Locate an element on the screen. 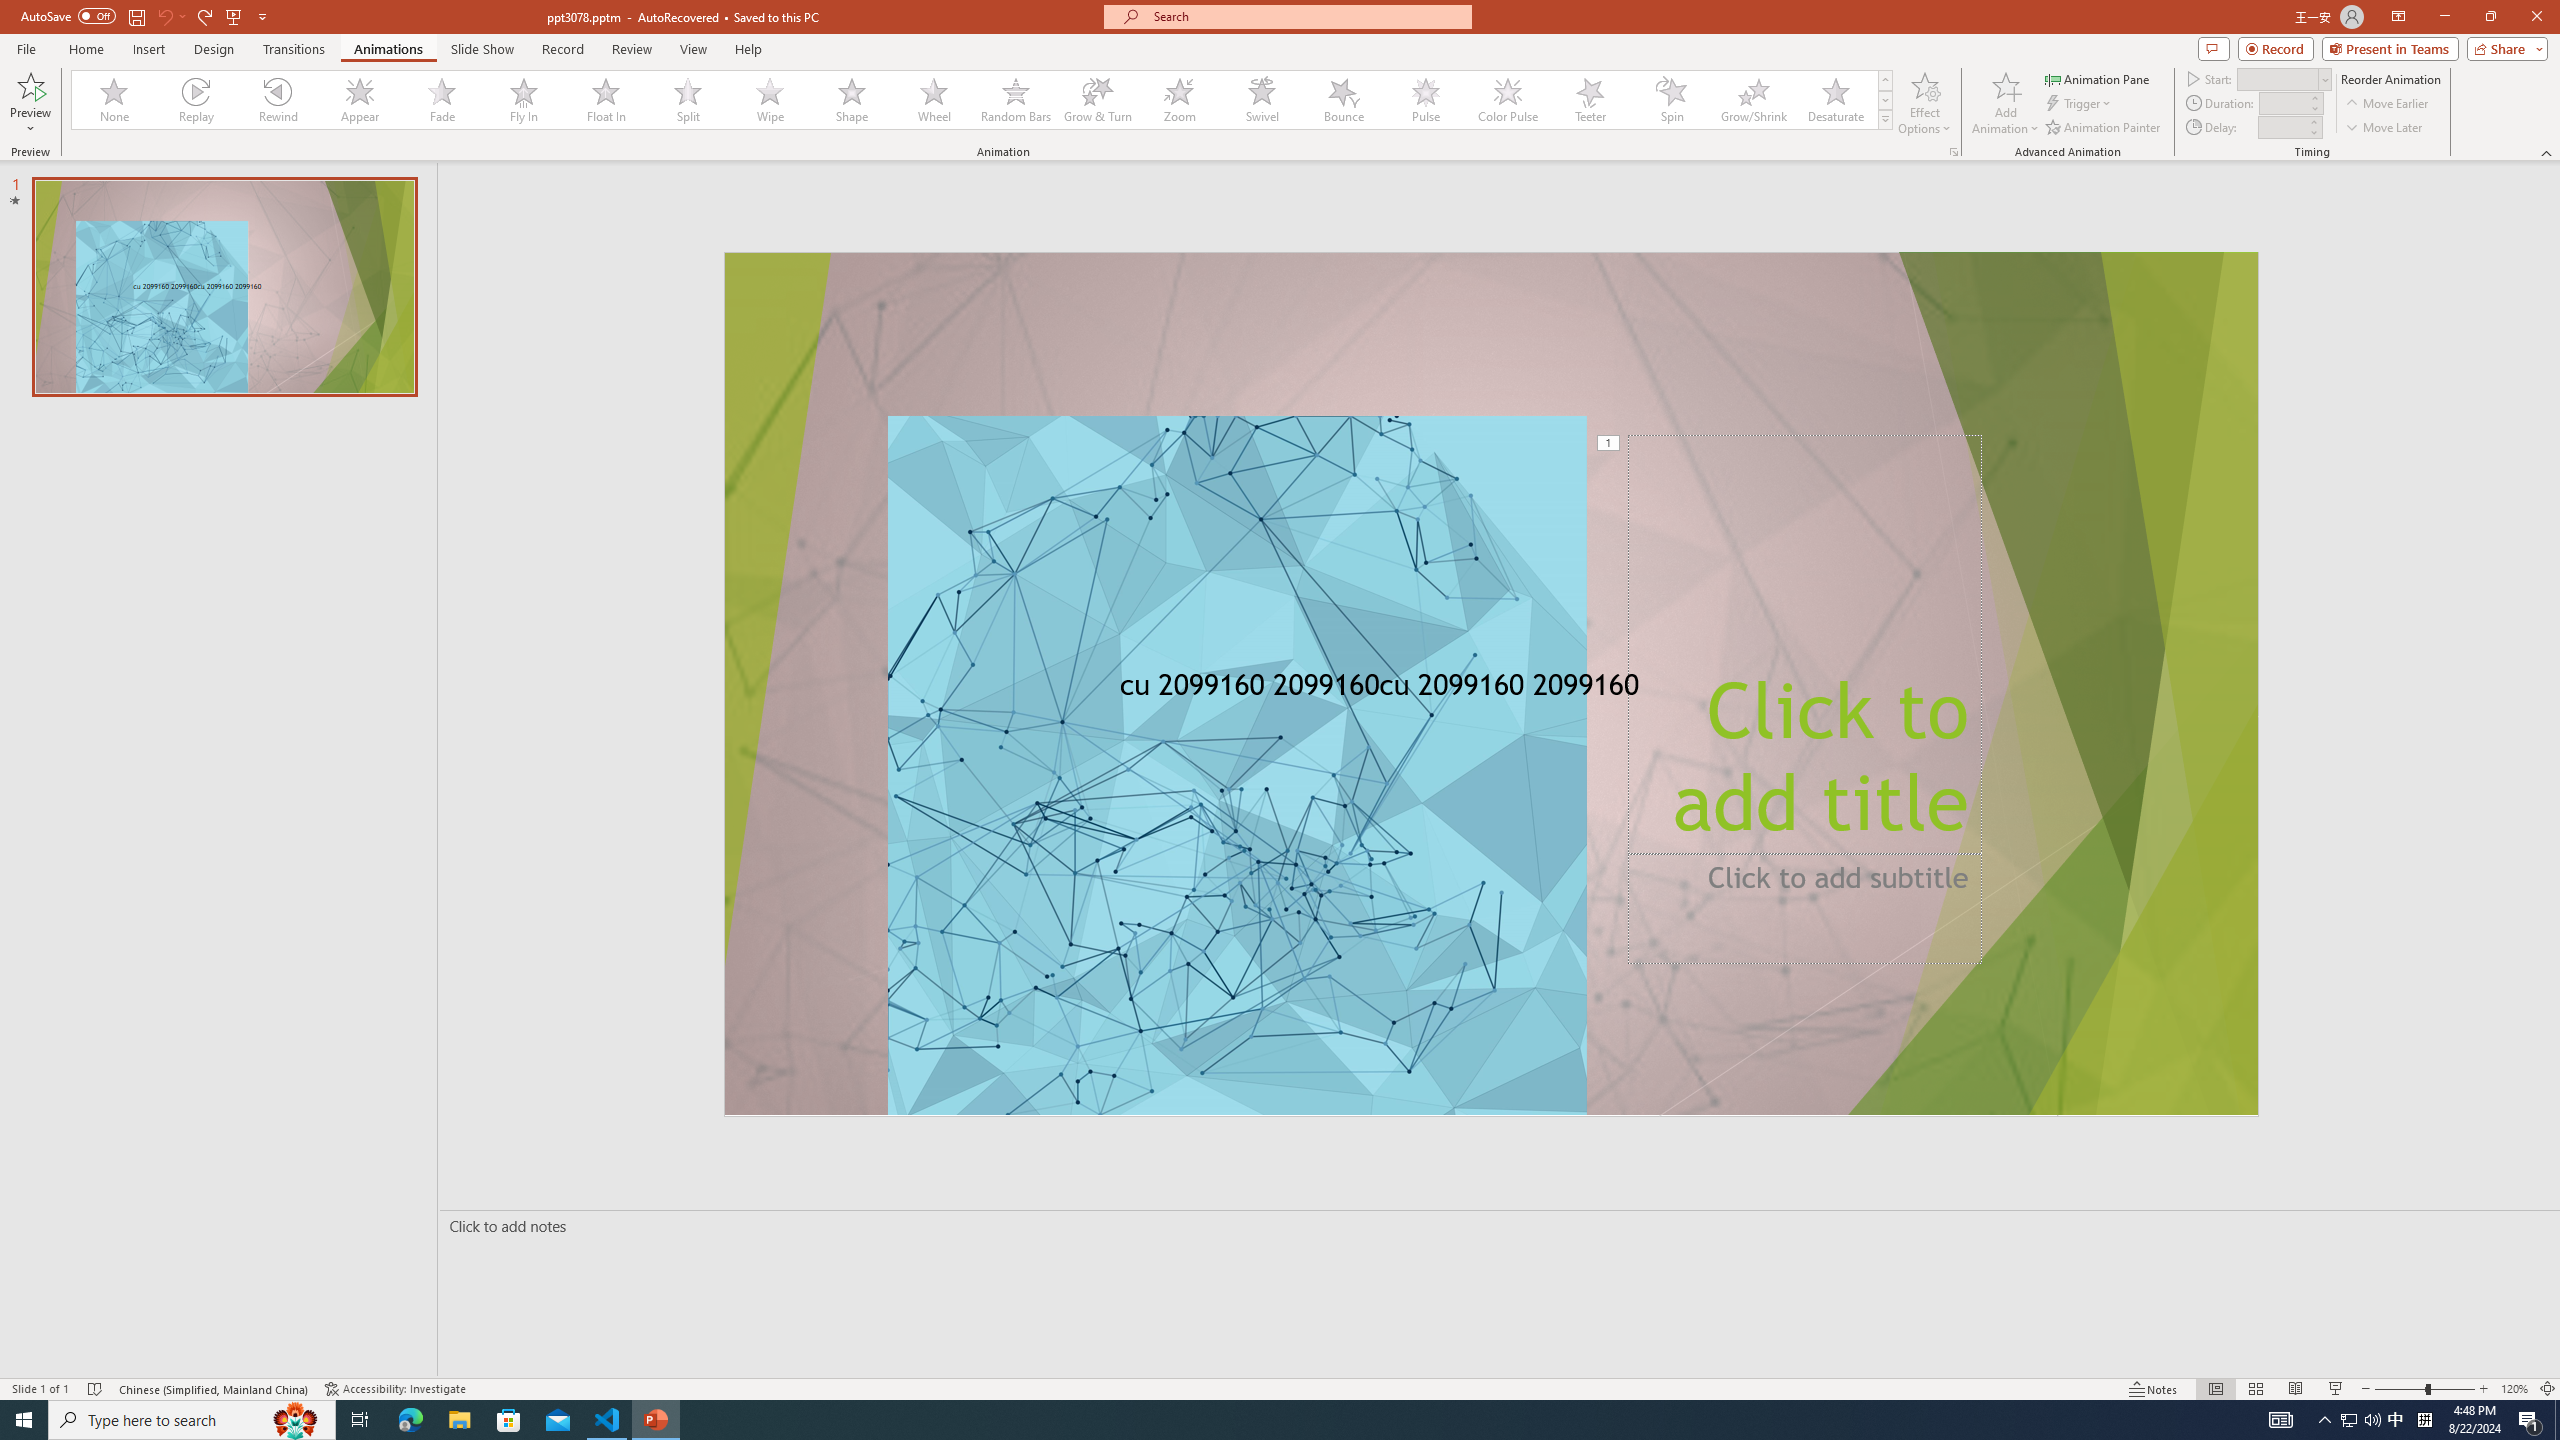 This screenshot has height=1440, width=2560. 'Move Earlier' is located at coordinates (2386, 103).